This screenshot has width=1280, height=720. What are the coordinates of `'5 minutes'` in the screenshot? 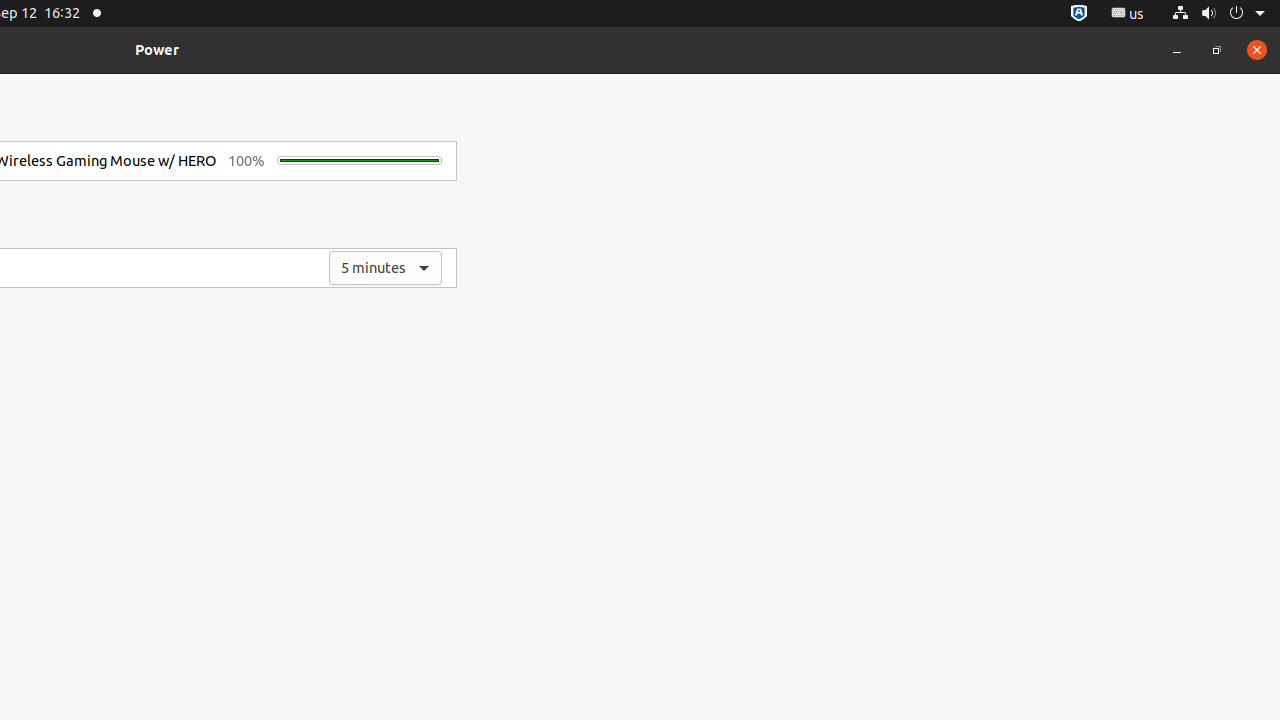 It's located at (385, 266).